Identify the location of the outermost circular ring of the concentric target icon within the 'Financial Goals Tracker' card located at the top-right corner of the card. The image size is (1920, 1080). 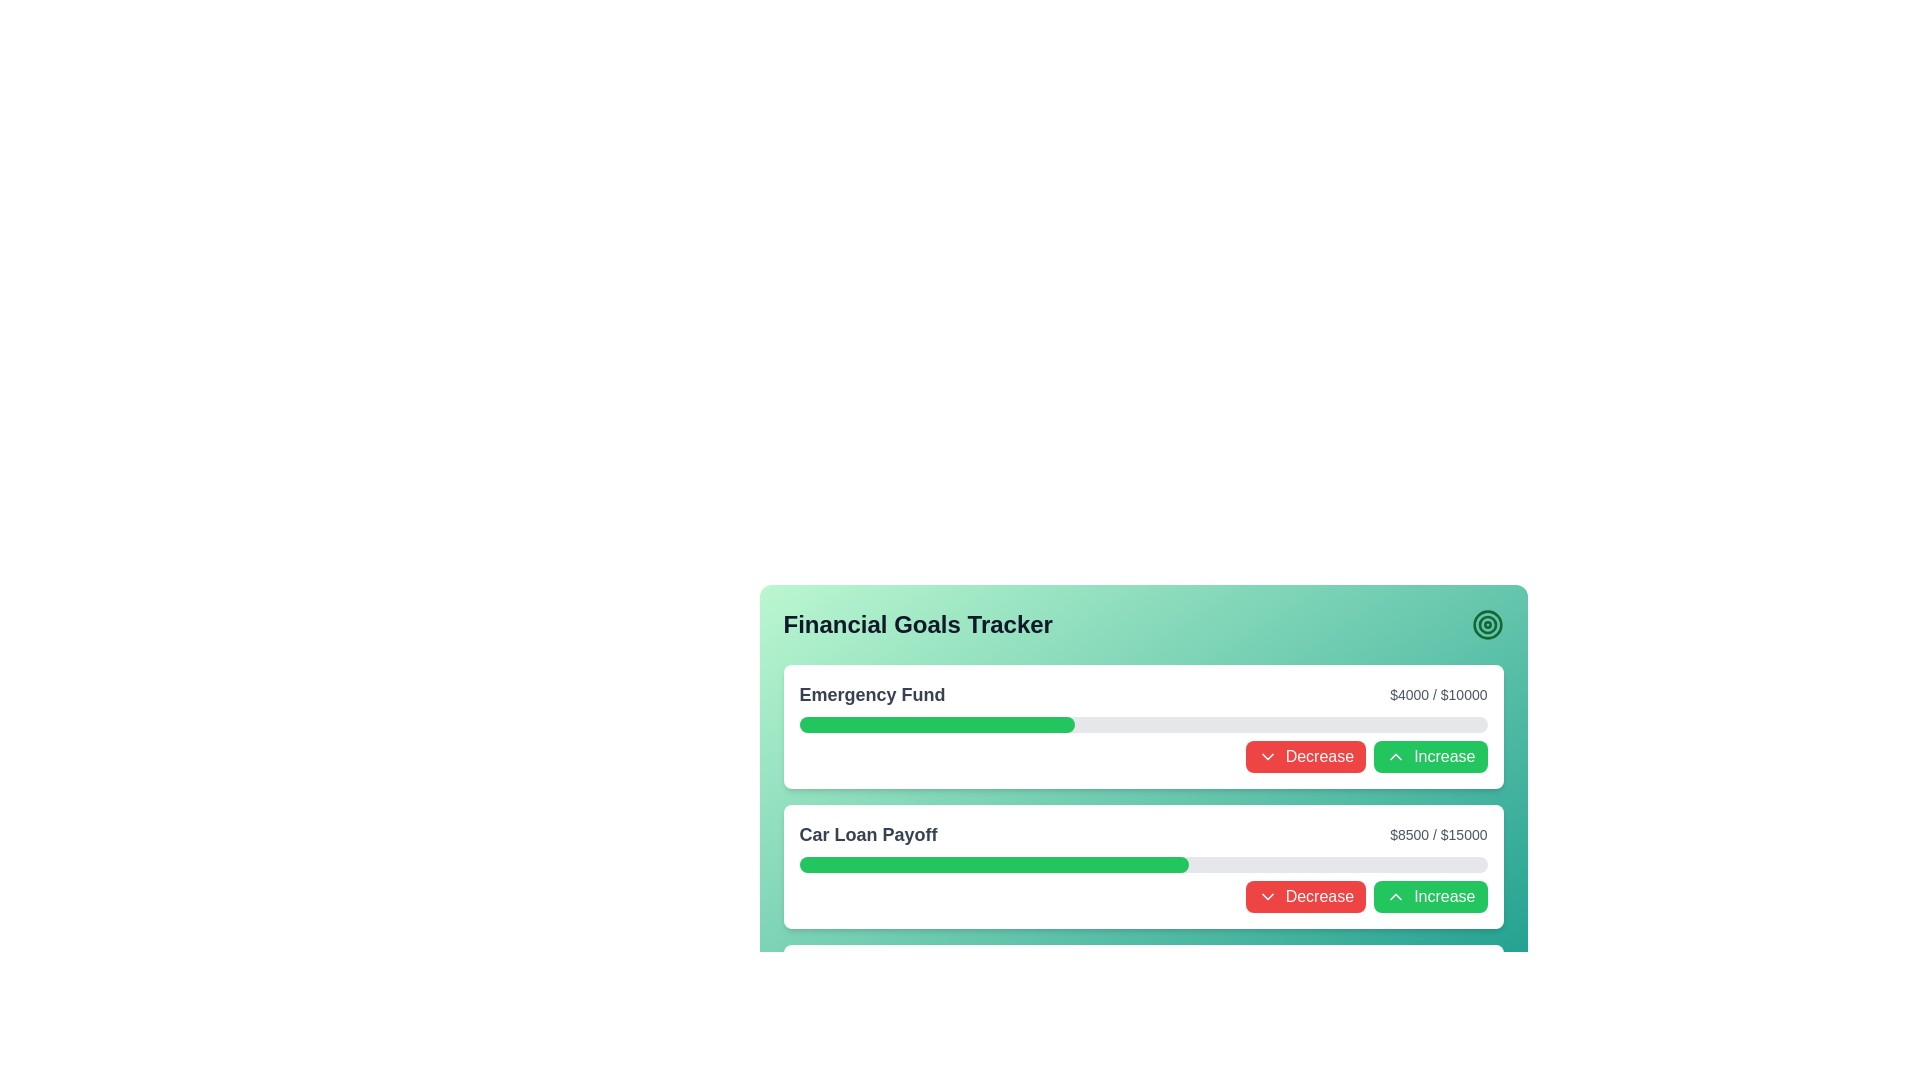
(1487, 623).